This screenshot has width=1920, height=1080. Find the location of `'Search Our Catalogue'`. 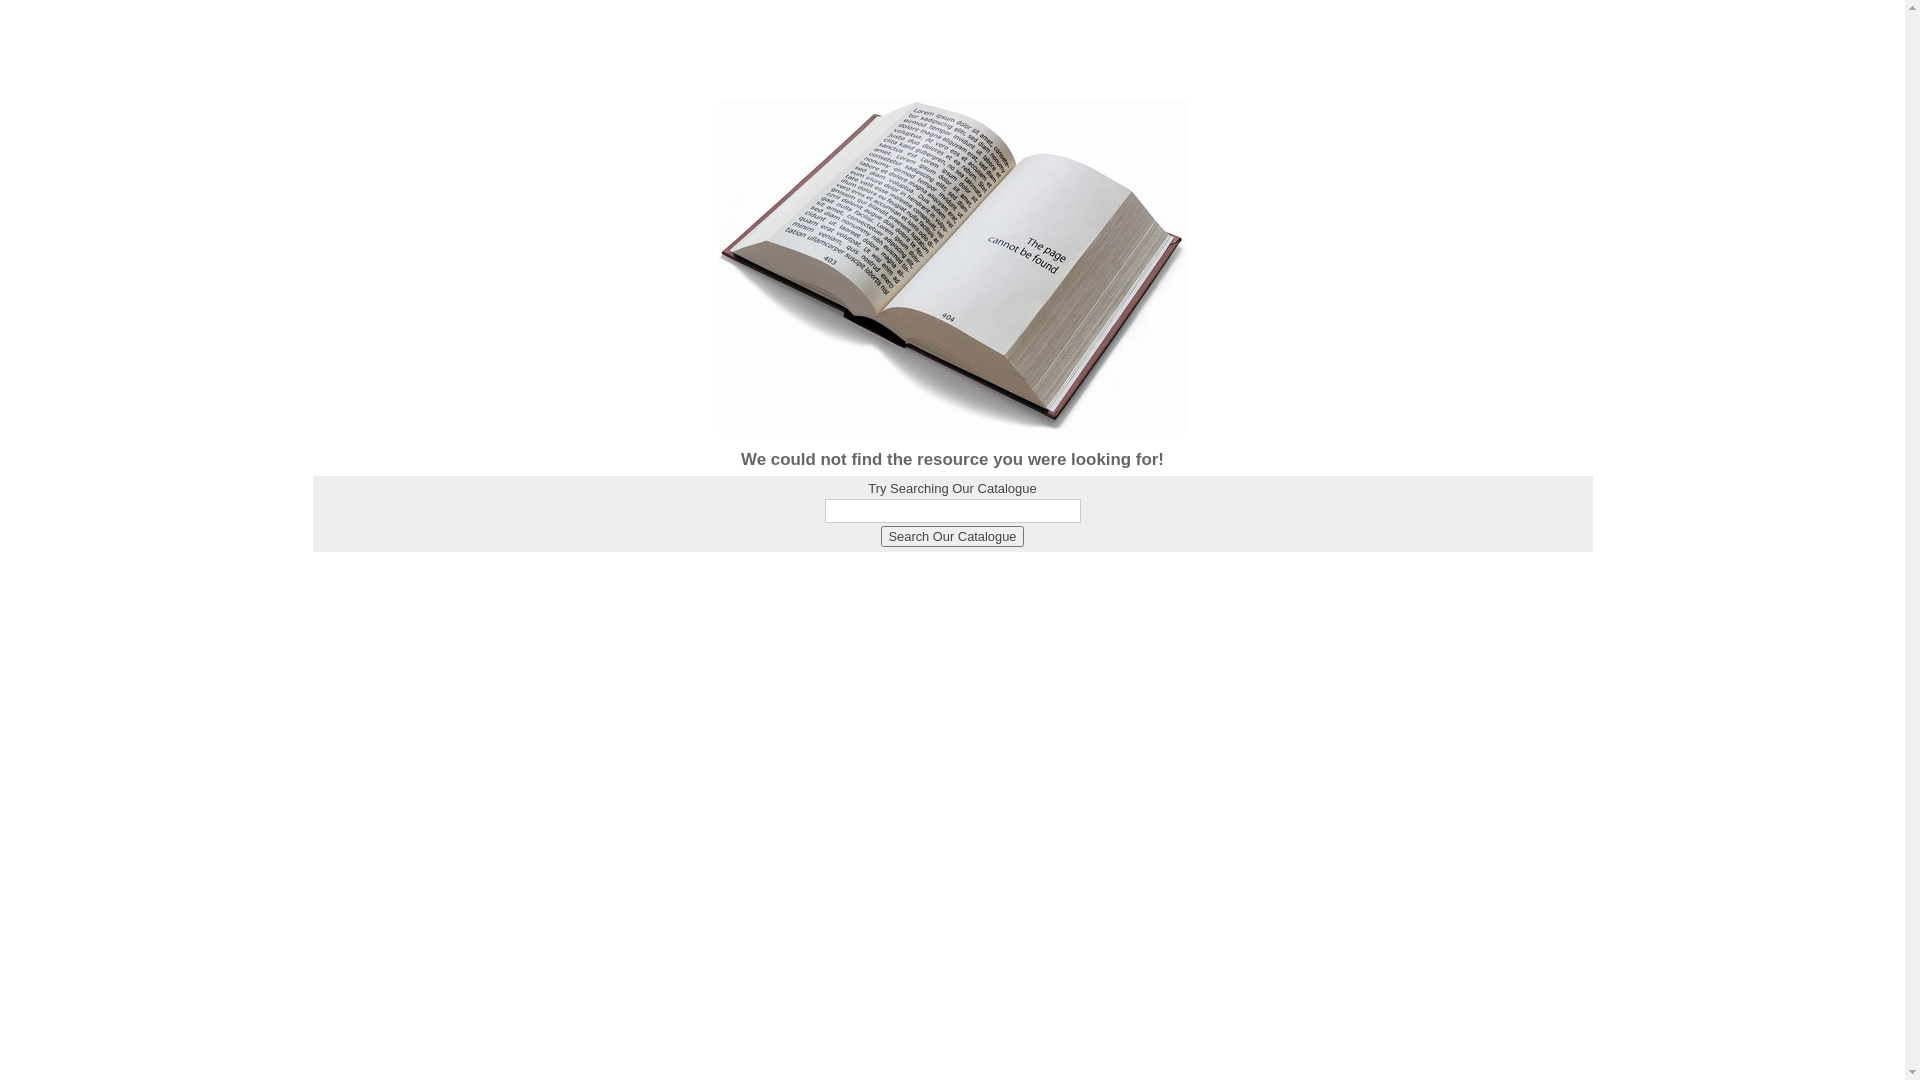

'Search Our Catalogue' is located at coordinates (880, 535).